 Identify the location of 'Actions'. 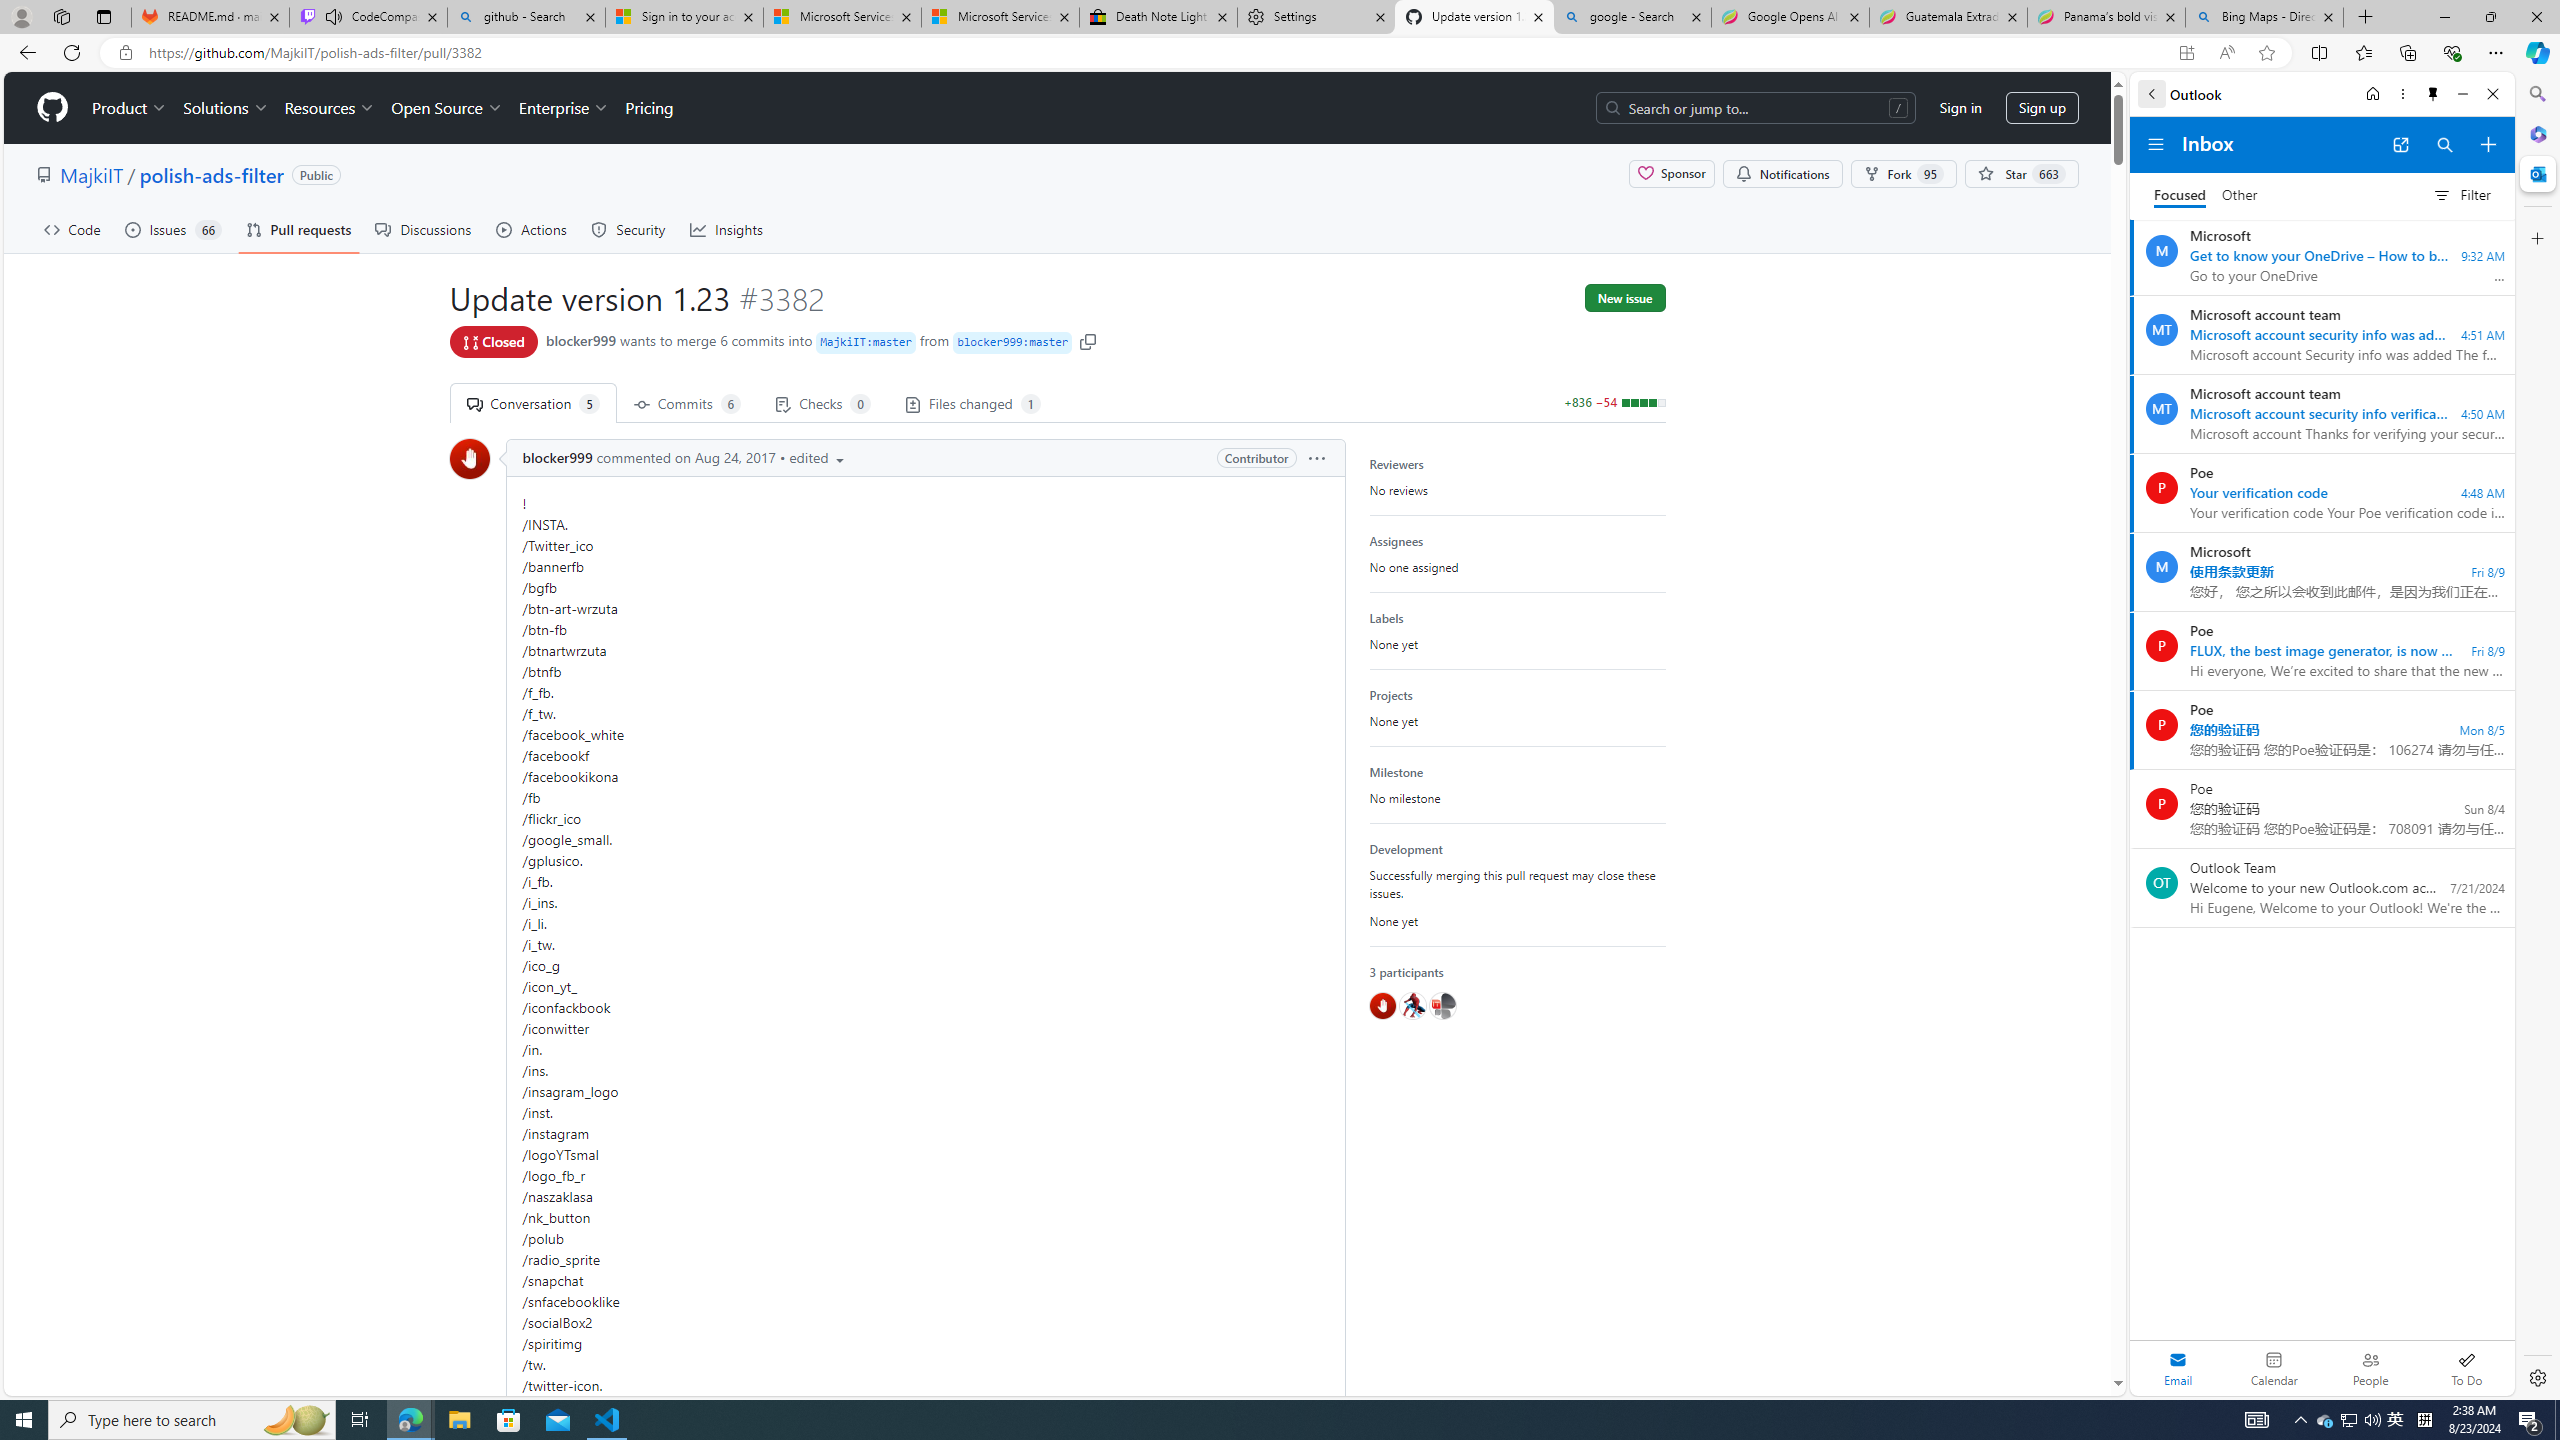
(531, 229).